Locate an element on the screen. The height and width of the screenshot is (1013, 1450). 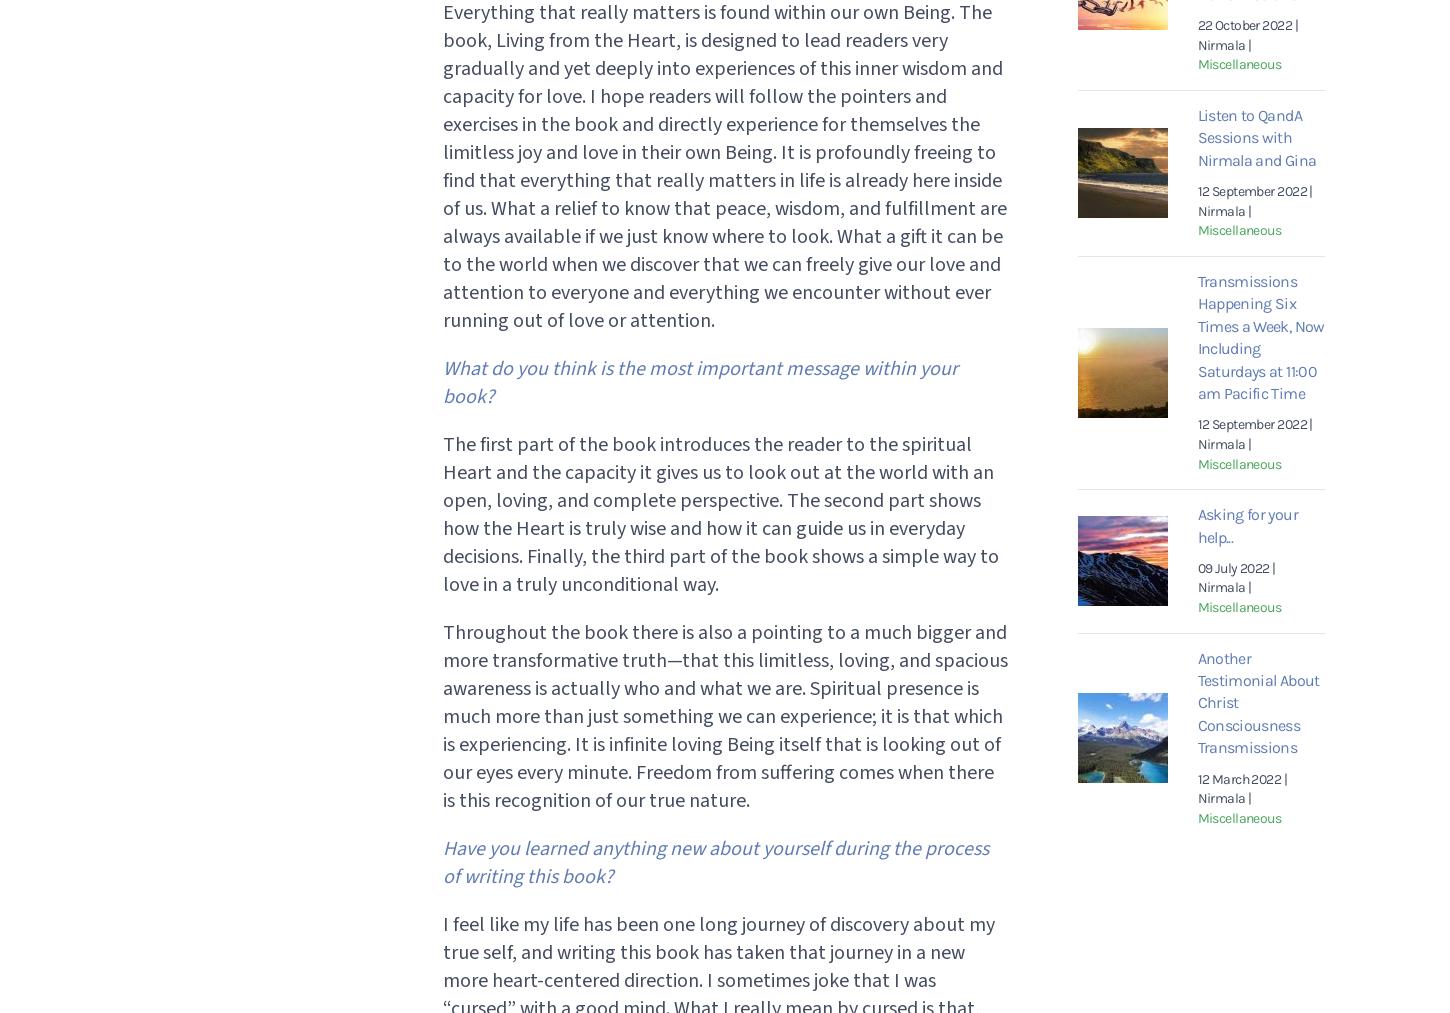
'Have you learned anything new about yourself during the process of writing this book?' is located at coordinates (713, 861).